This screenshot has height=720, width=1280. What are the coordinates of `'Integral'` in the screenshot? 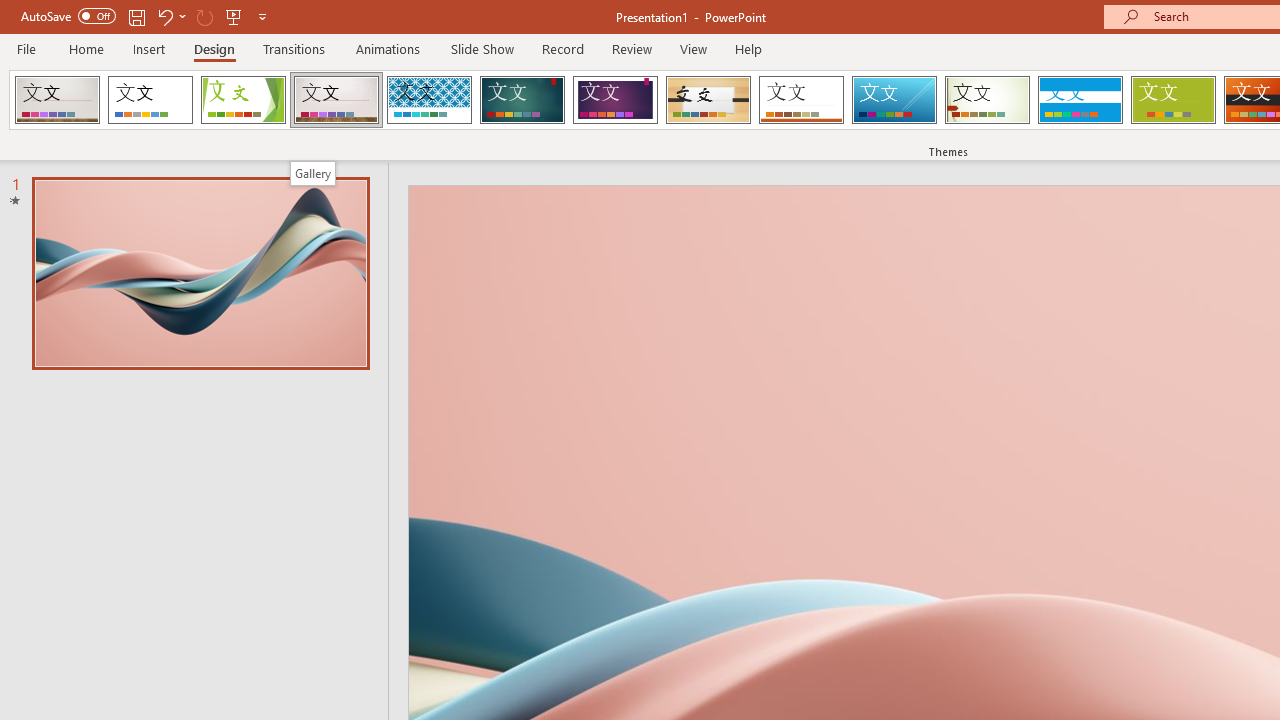 It's located at (428, 100).